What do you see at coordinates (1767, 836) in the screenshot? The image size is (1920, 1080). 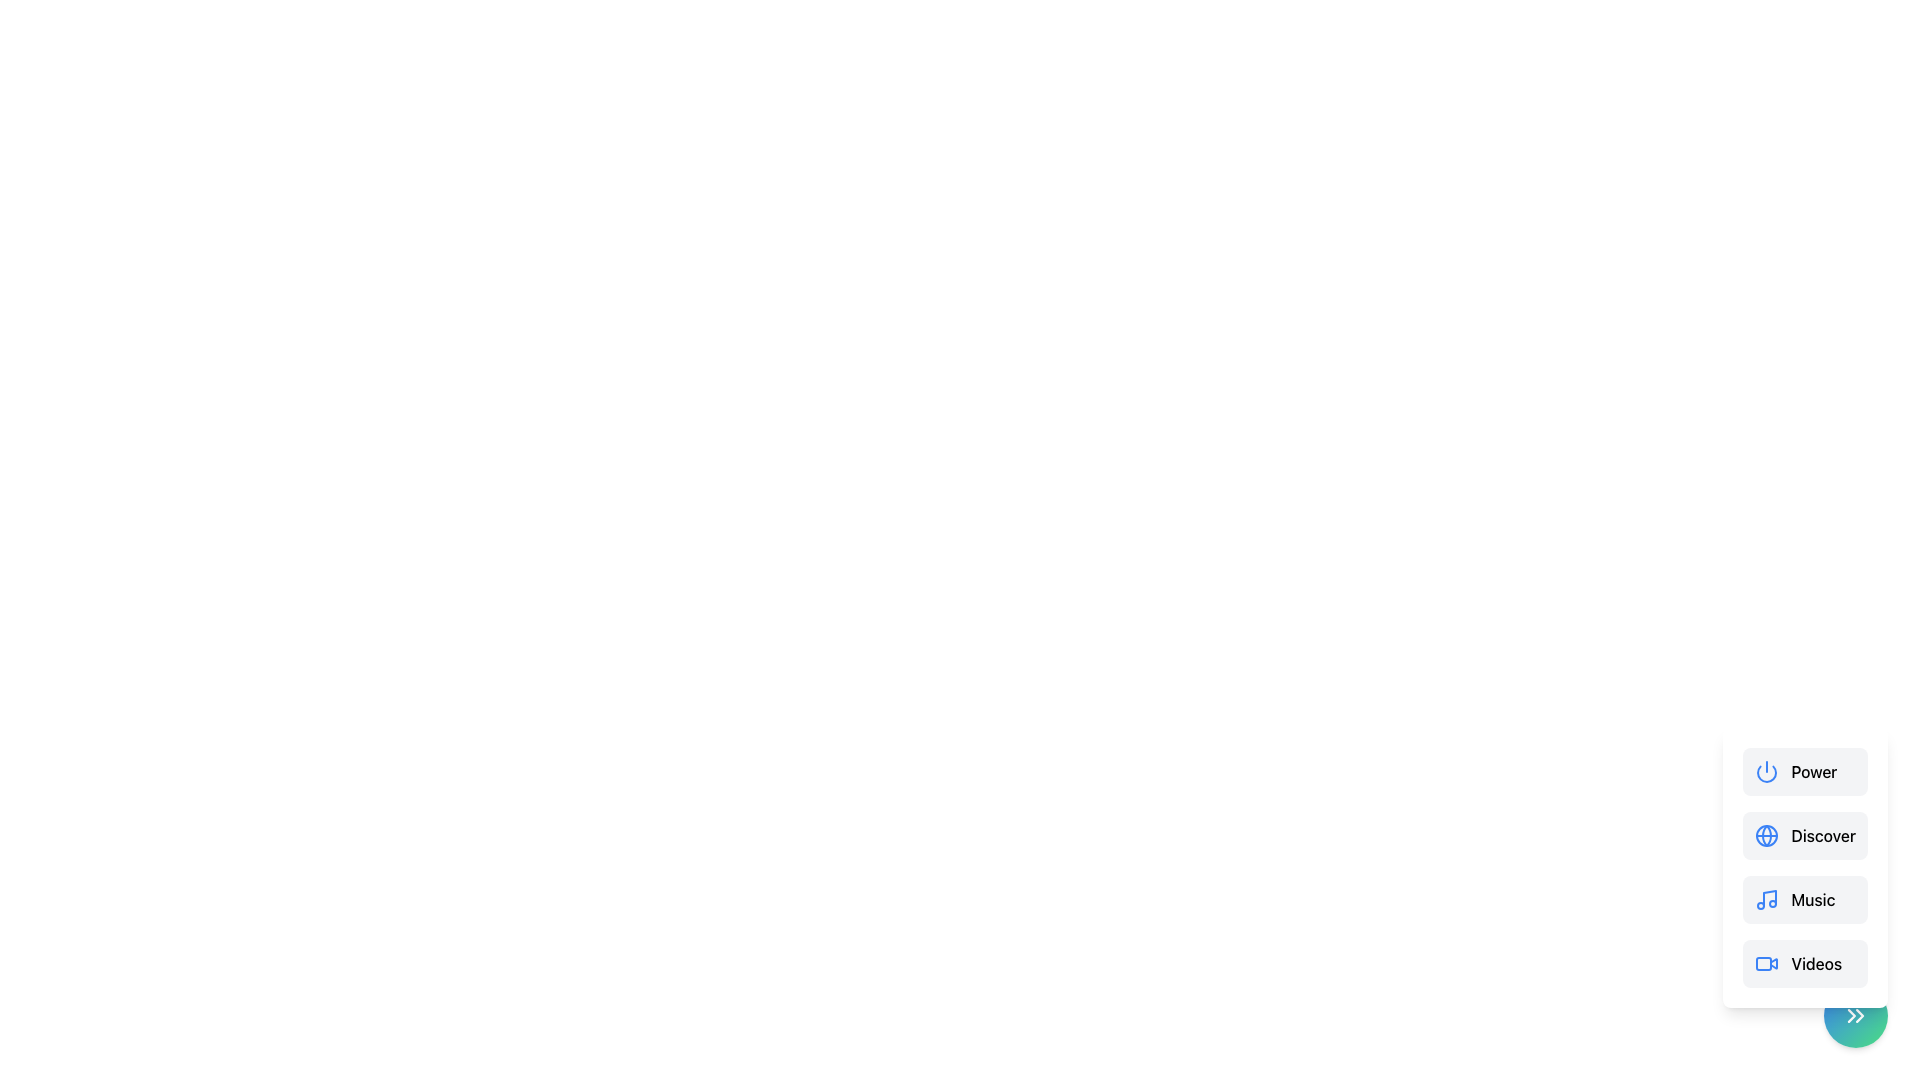 I see `the globe icon with a thin blue outline located to the left of the 'Discover' text label in the vertical navigation menu` at bounding box center [1767, 836].